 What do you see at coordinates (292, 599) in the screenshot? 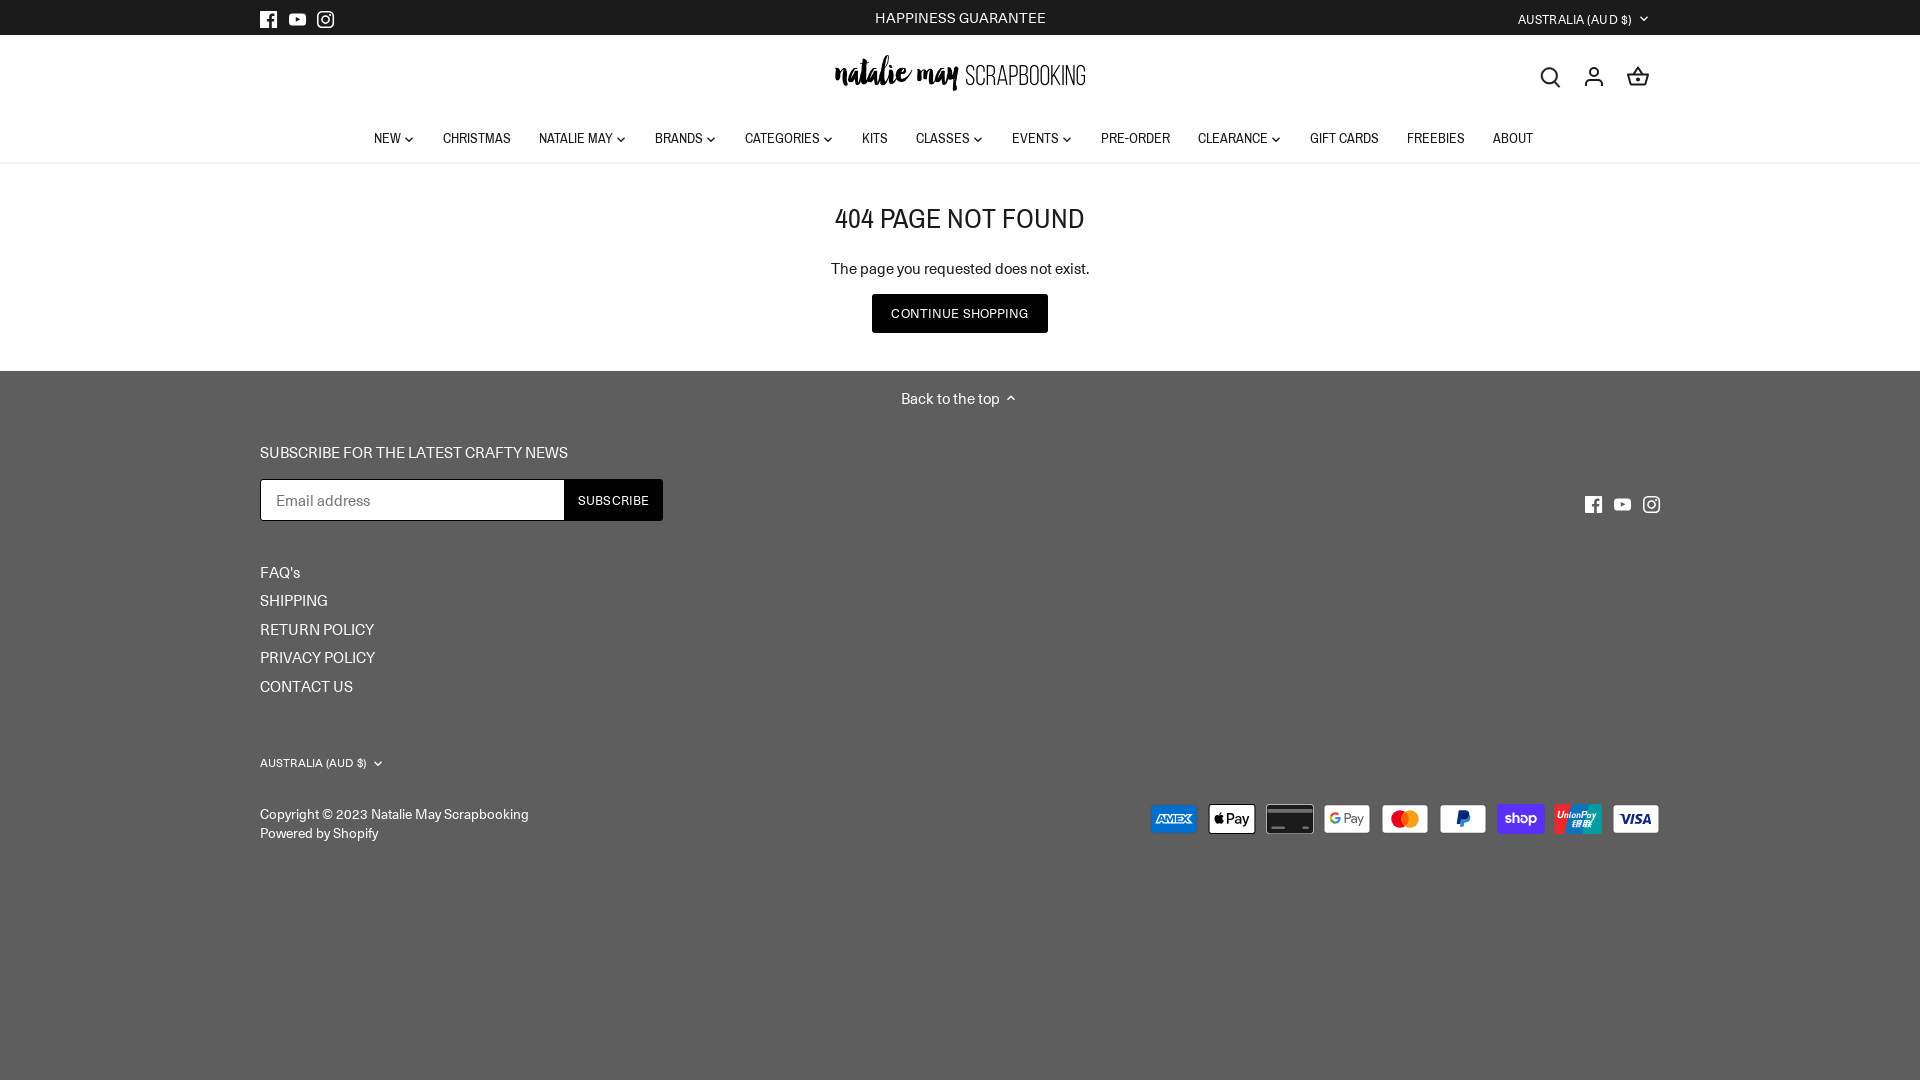
I see `'SHIPPING'` at bounding box center [292, 599].